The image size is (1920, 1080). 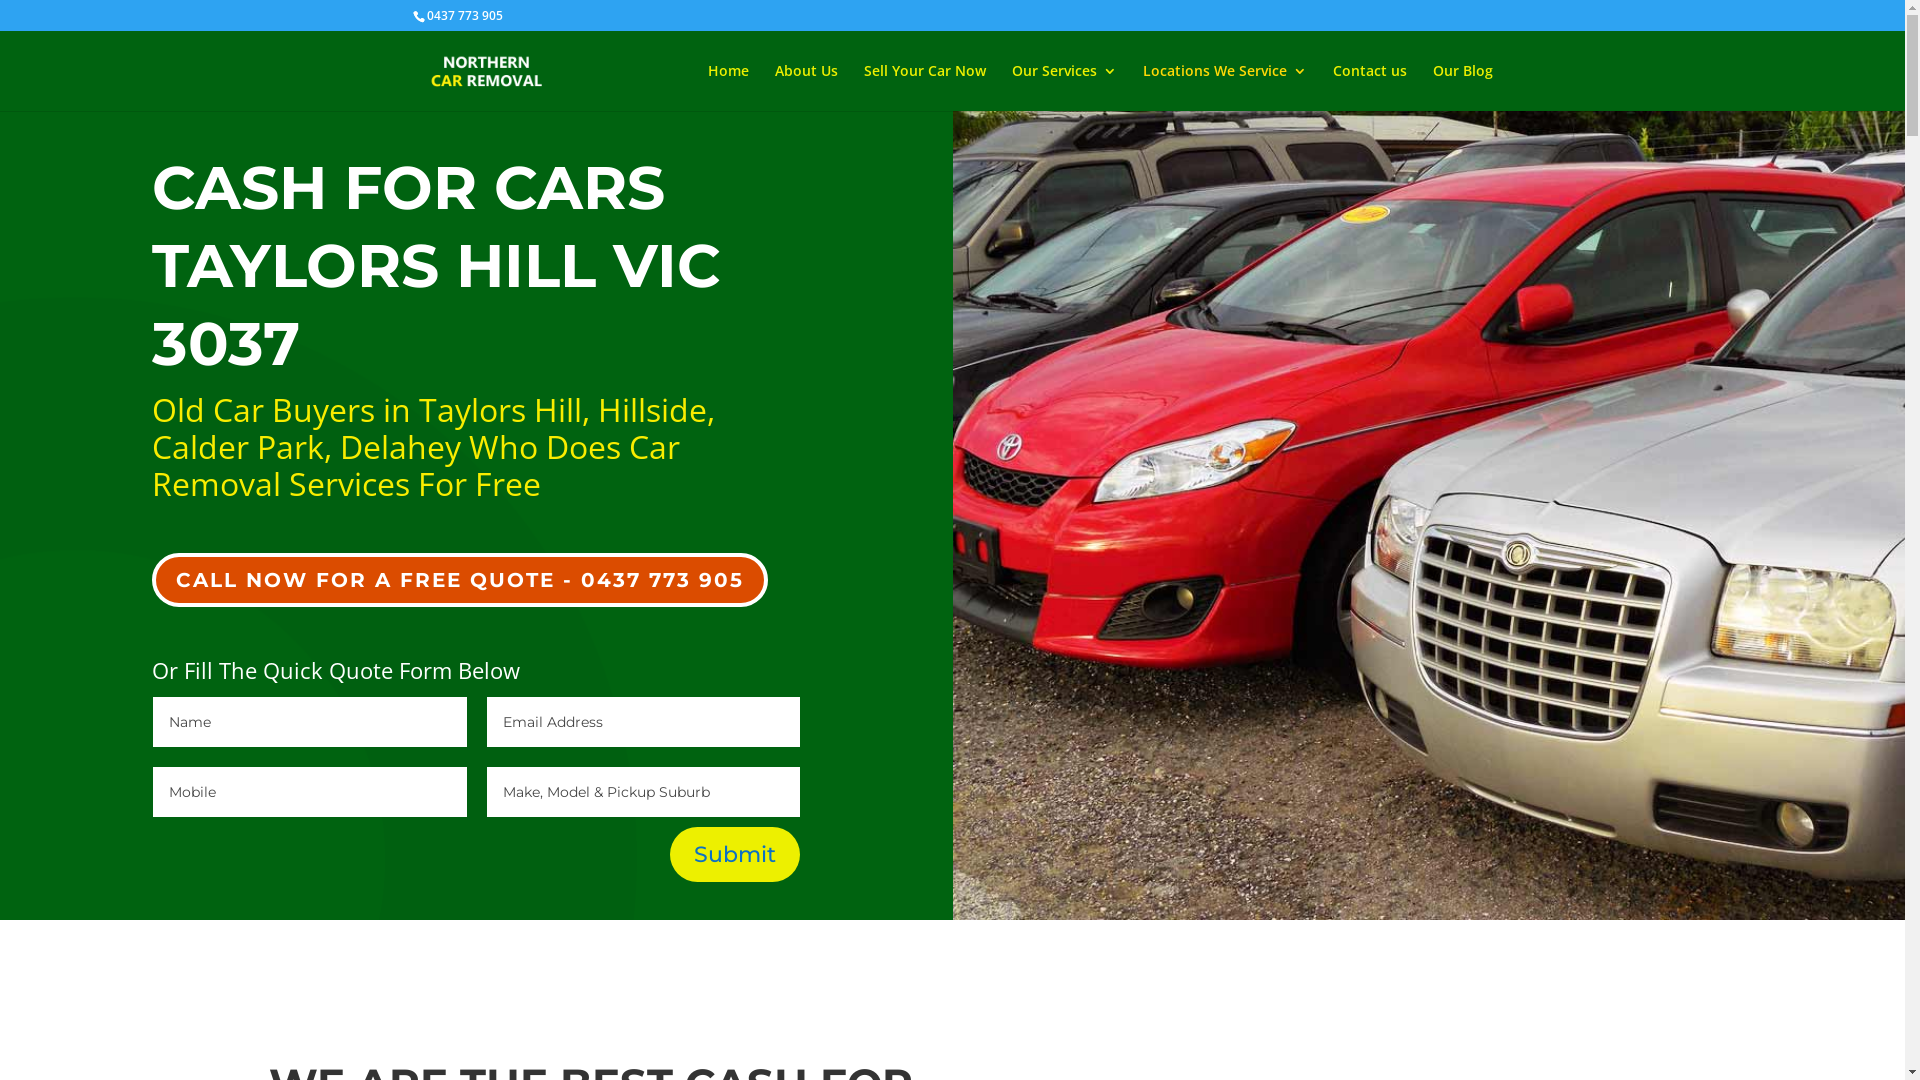 I want to click on 'Home', so click(x=727, y=86).